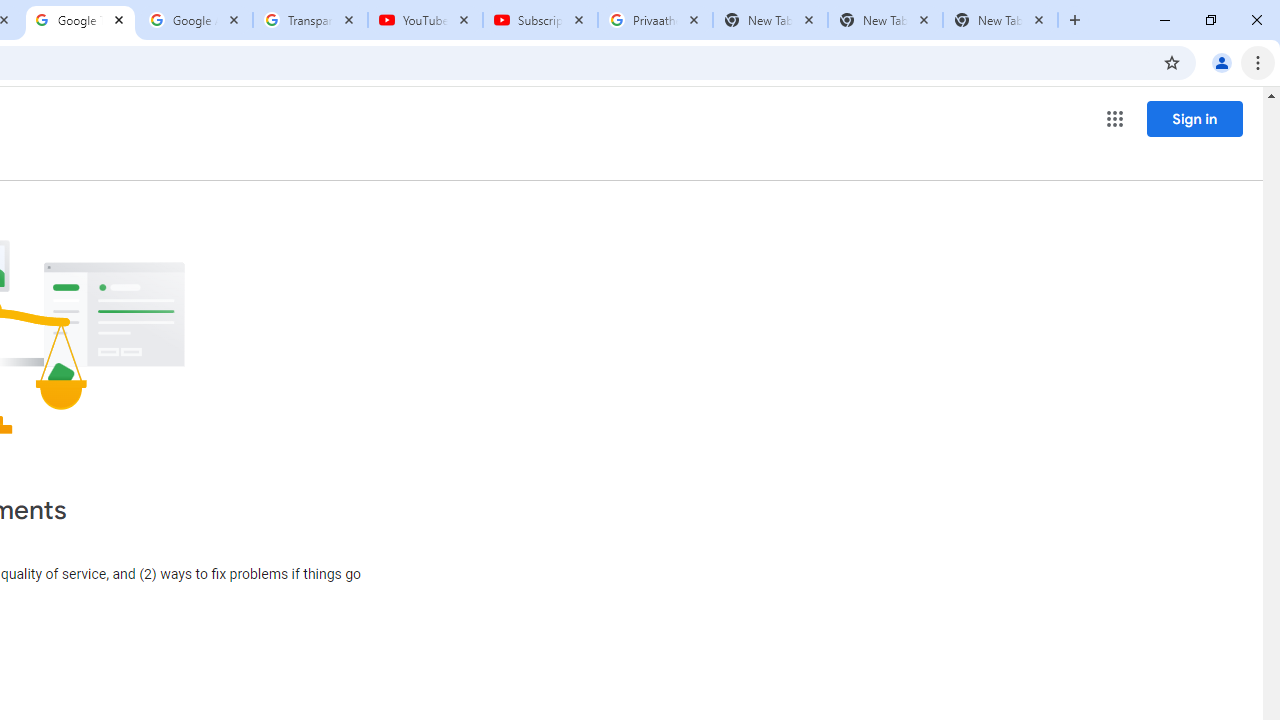 The image size is (1280, 720). Describe the element at coordinates (540, 20) in the screenshot. I see `'Subscriptions - YouTube'` at that location.